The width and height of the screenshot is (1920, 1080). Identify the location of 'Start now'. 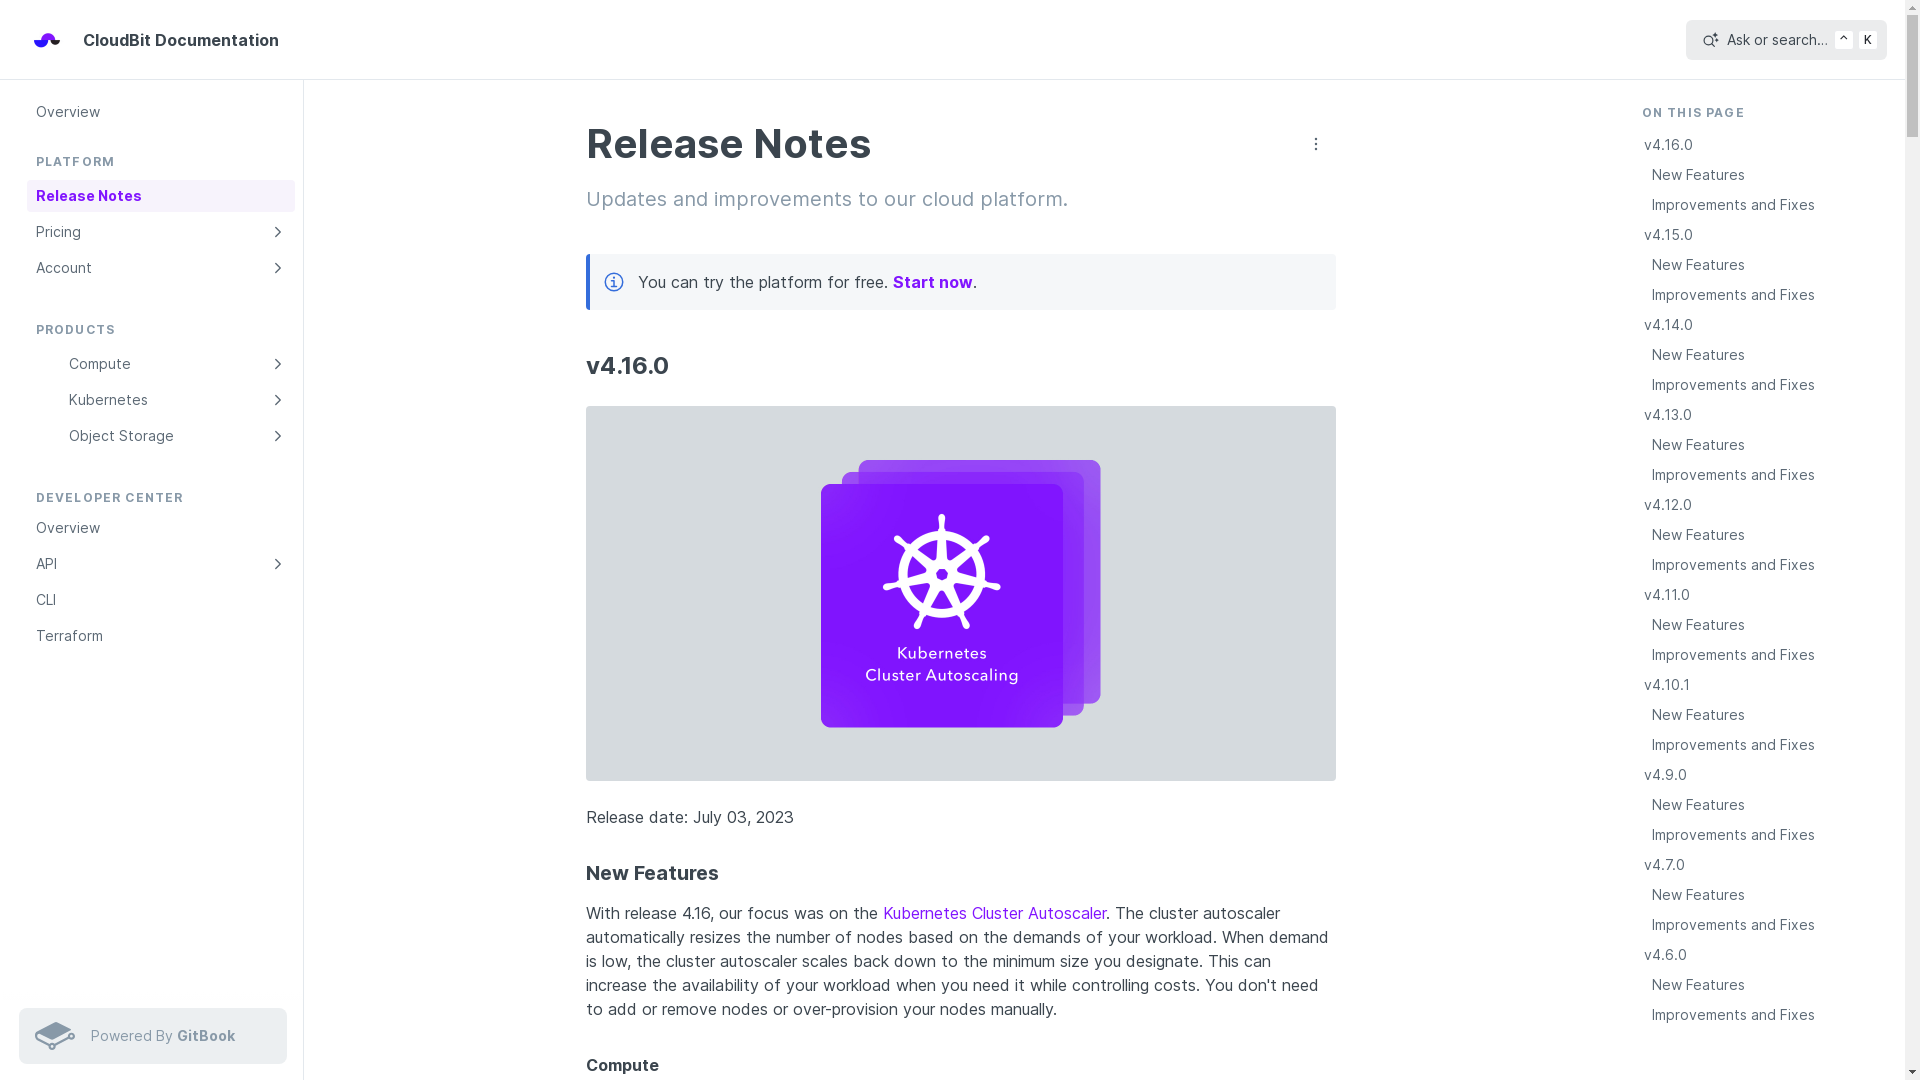
(891, 281).